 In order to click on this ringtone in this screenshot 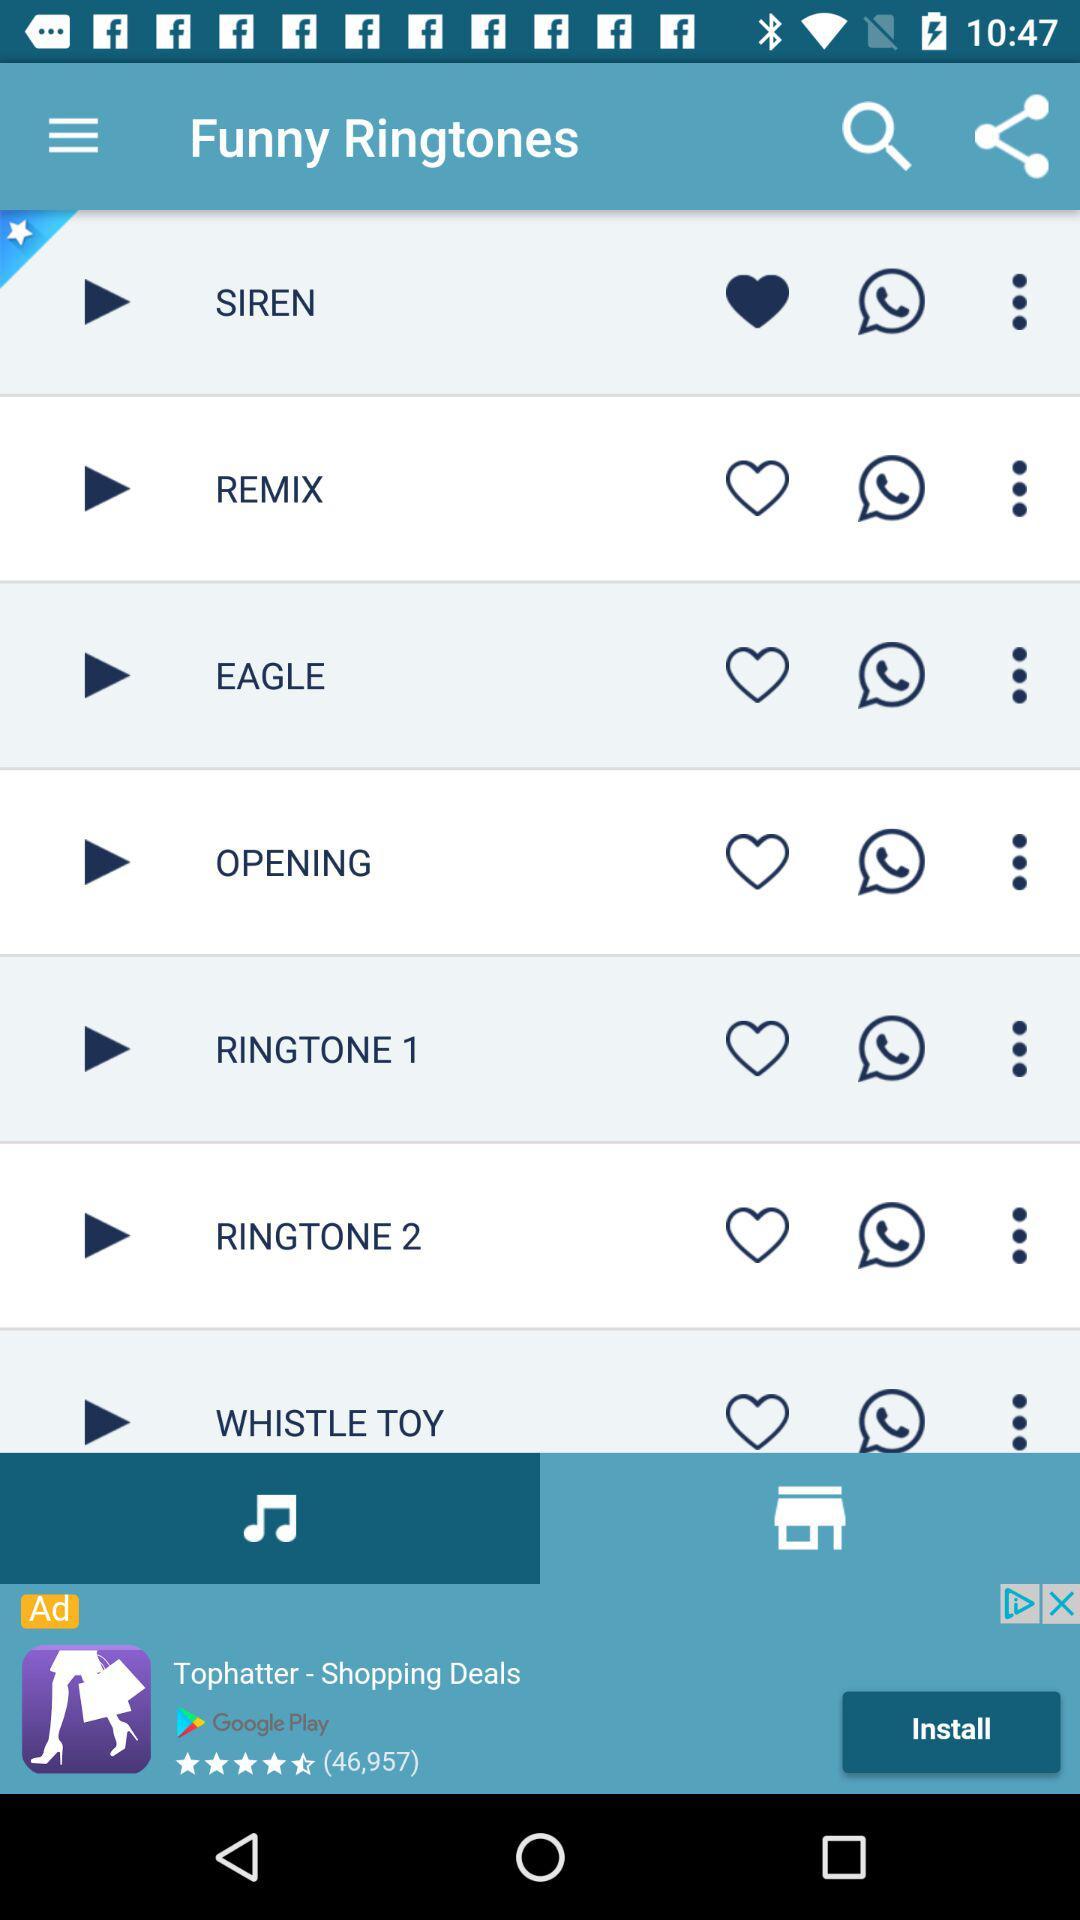, I will do `click(107, 862)`.